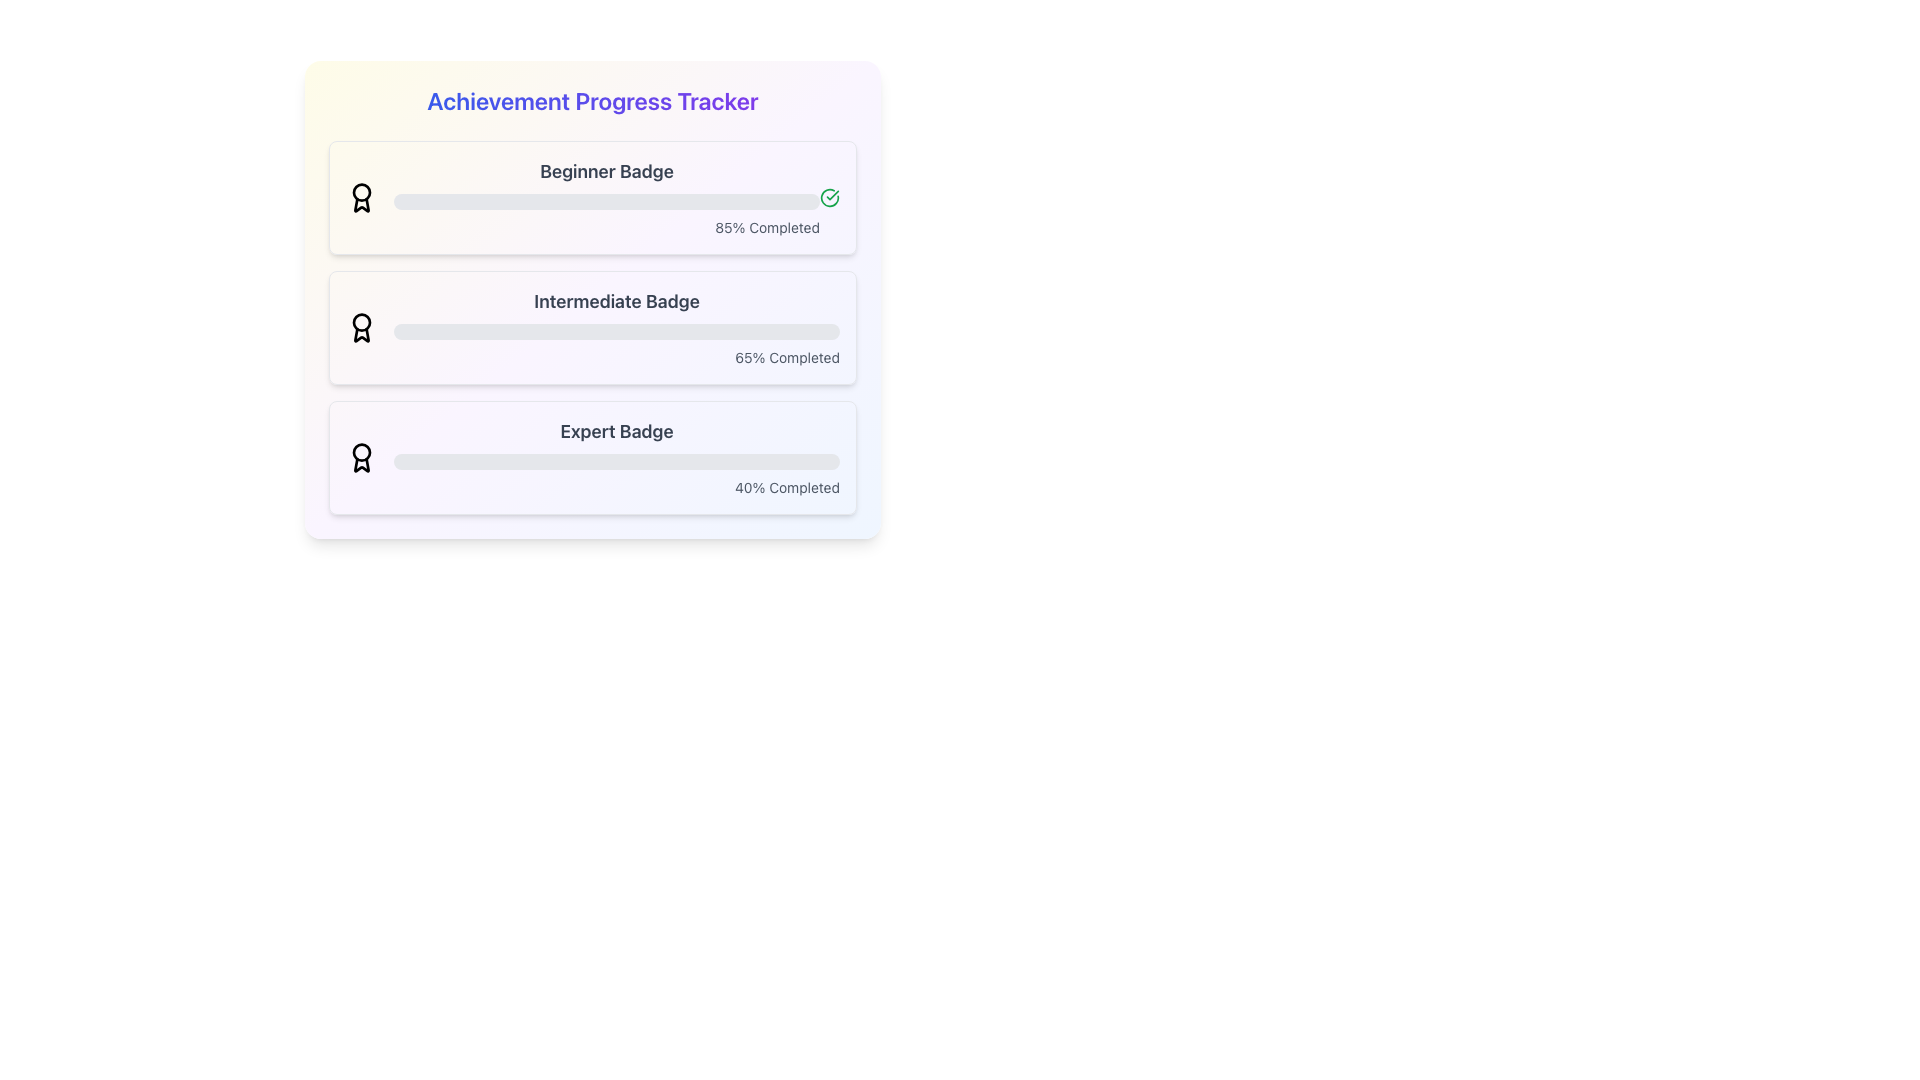 The image size is (1920, 1080). I want to click on the progress status of the linear progress bar located below the 'Intermediate Badge' header and above the '65% Completed' text, so click(616, 330).